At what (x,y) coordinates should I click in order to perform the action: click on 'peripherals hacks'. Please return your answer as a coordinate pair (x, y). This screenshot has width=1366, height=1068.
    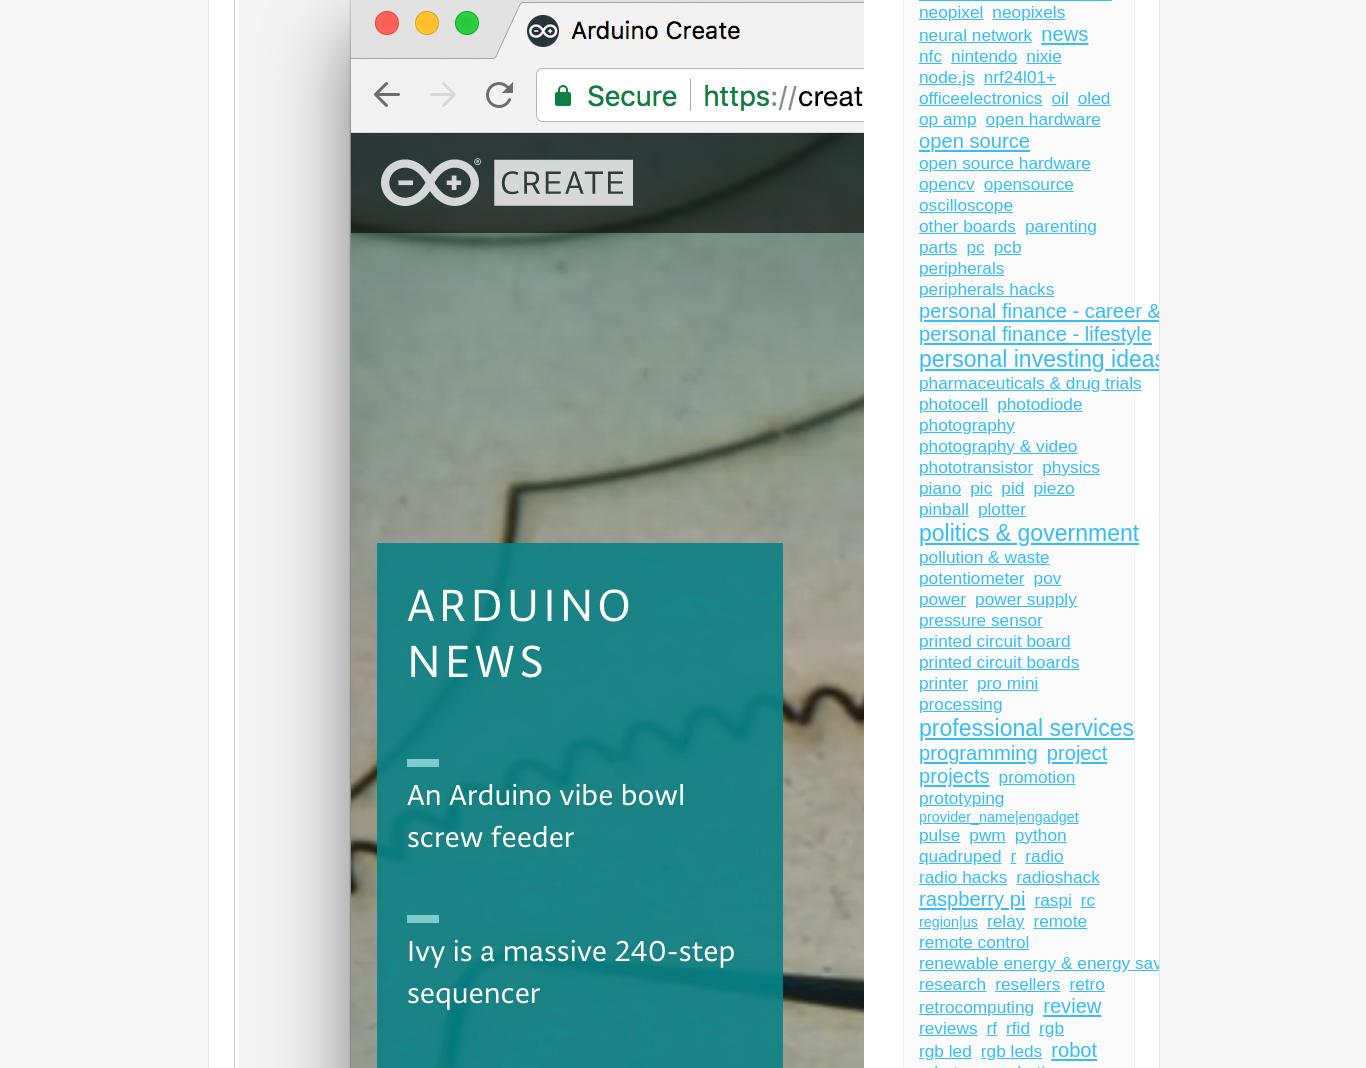
    Looking at the image, I should click on (986, 288).